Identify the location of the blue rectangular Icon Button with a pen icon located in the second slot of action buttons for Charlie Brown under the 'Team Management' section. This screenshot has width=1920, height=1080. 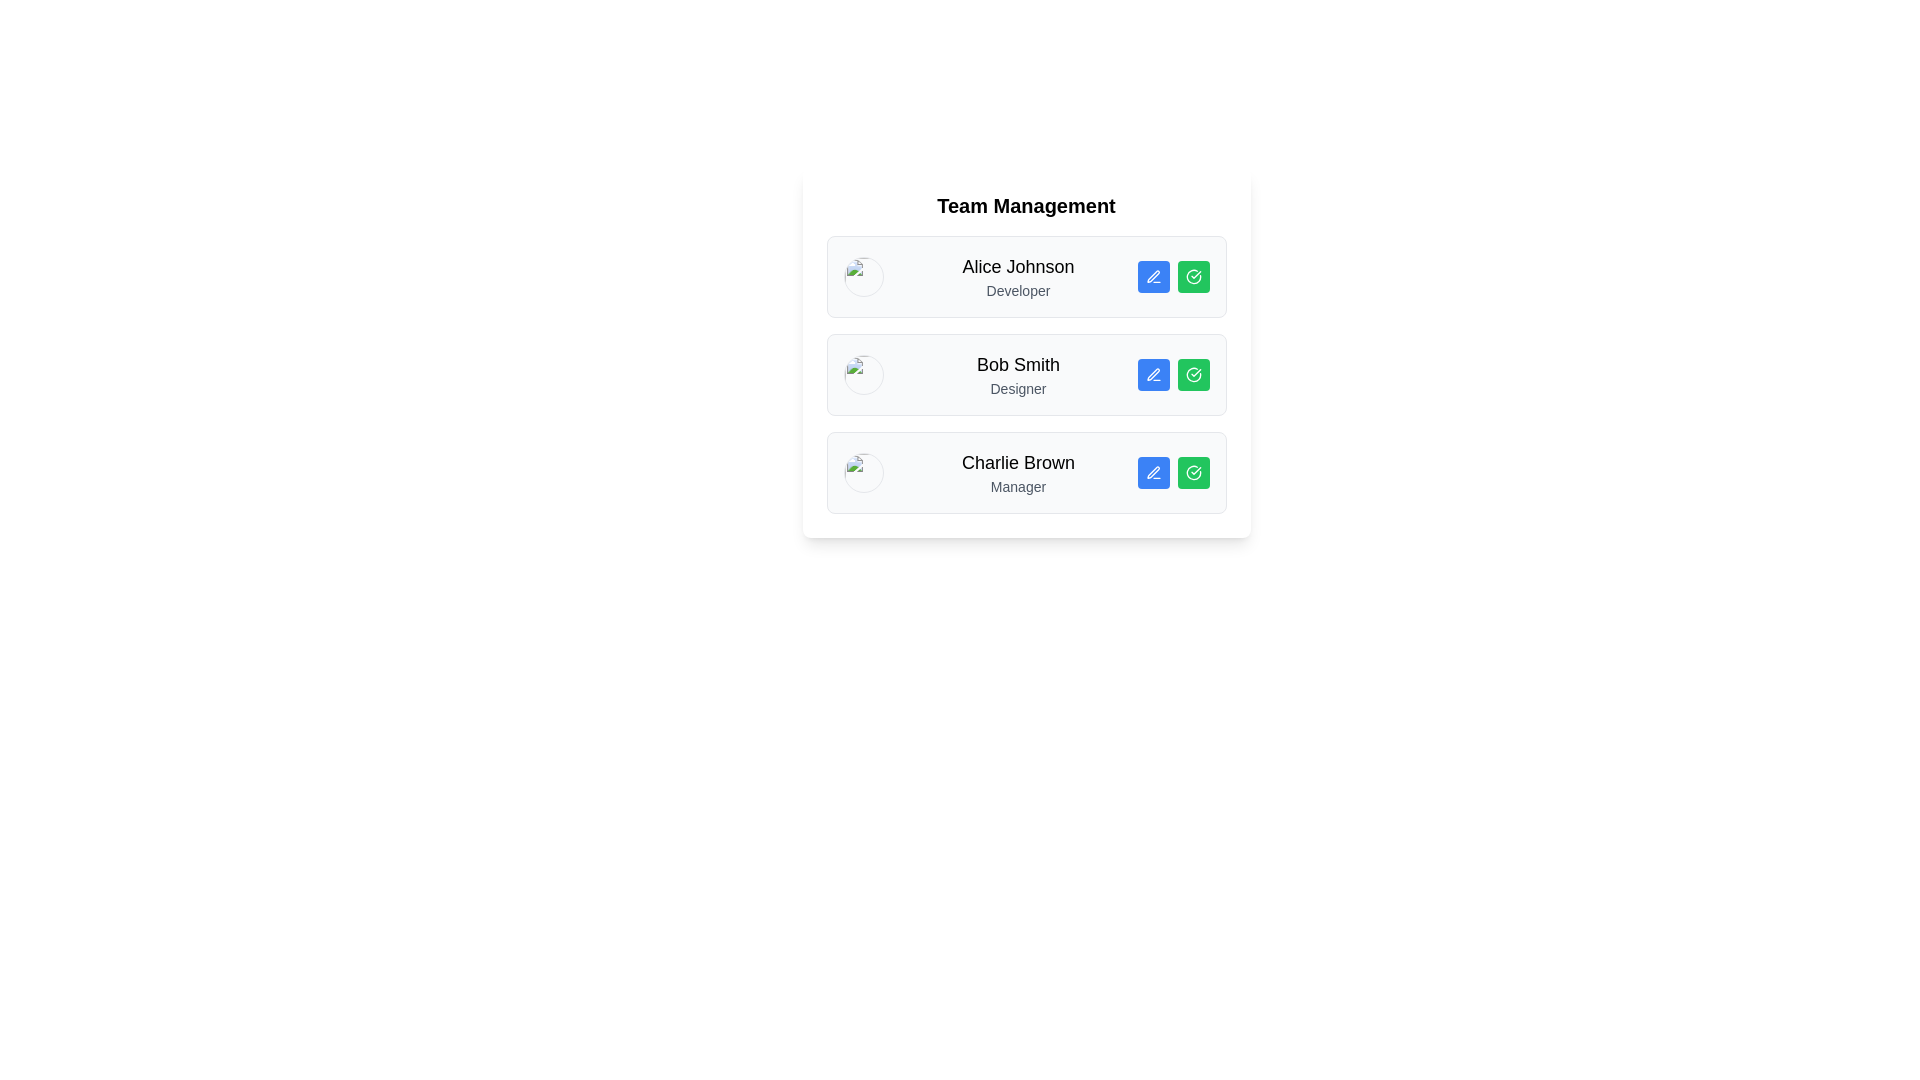
(1153, 473).